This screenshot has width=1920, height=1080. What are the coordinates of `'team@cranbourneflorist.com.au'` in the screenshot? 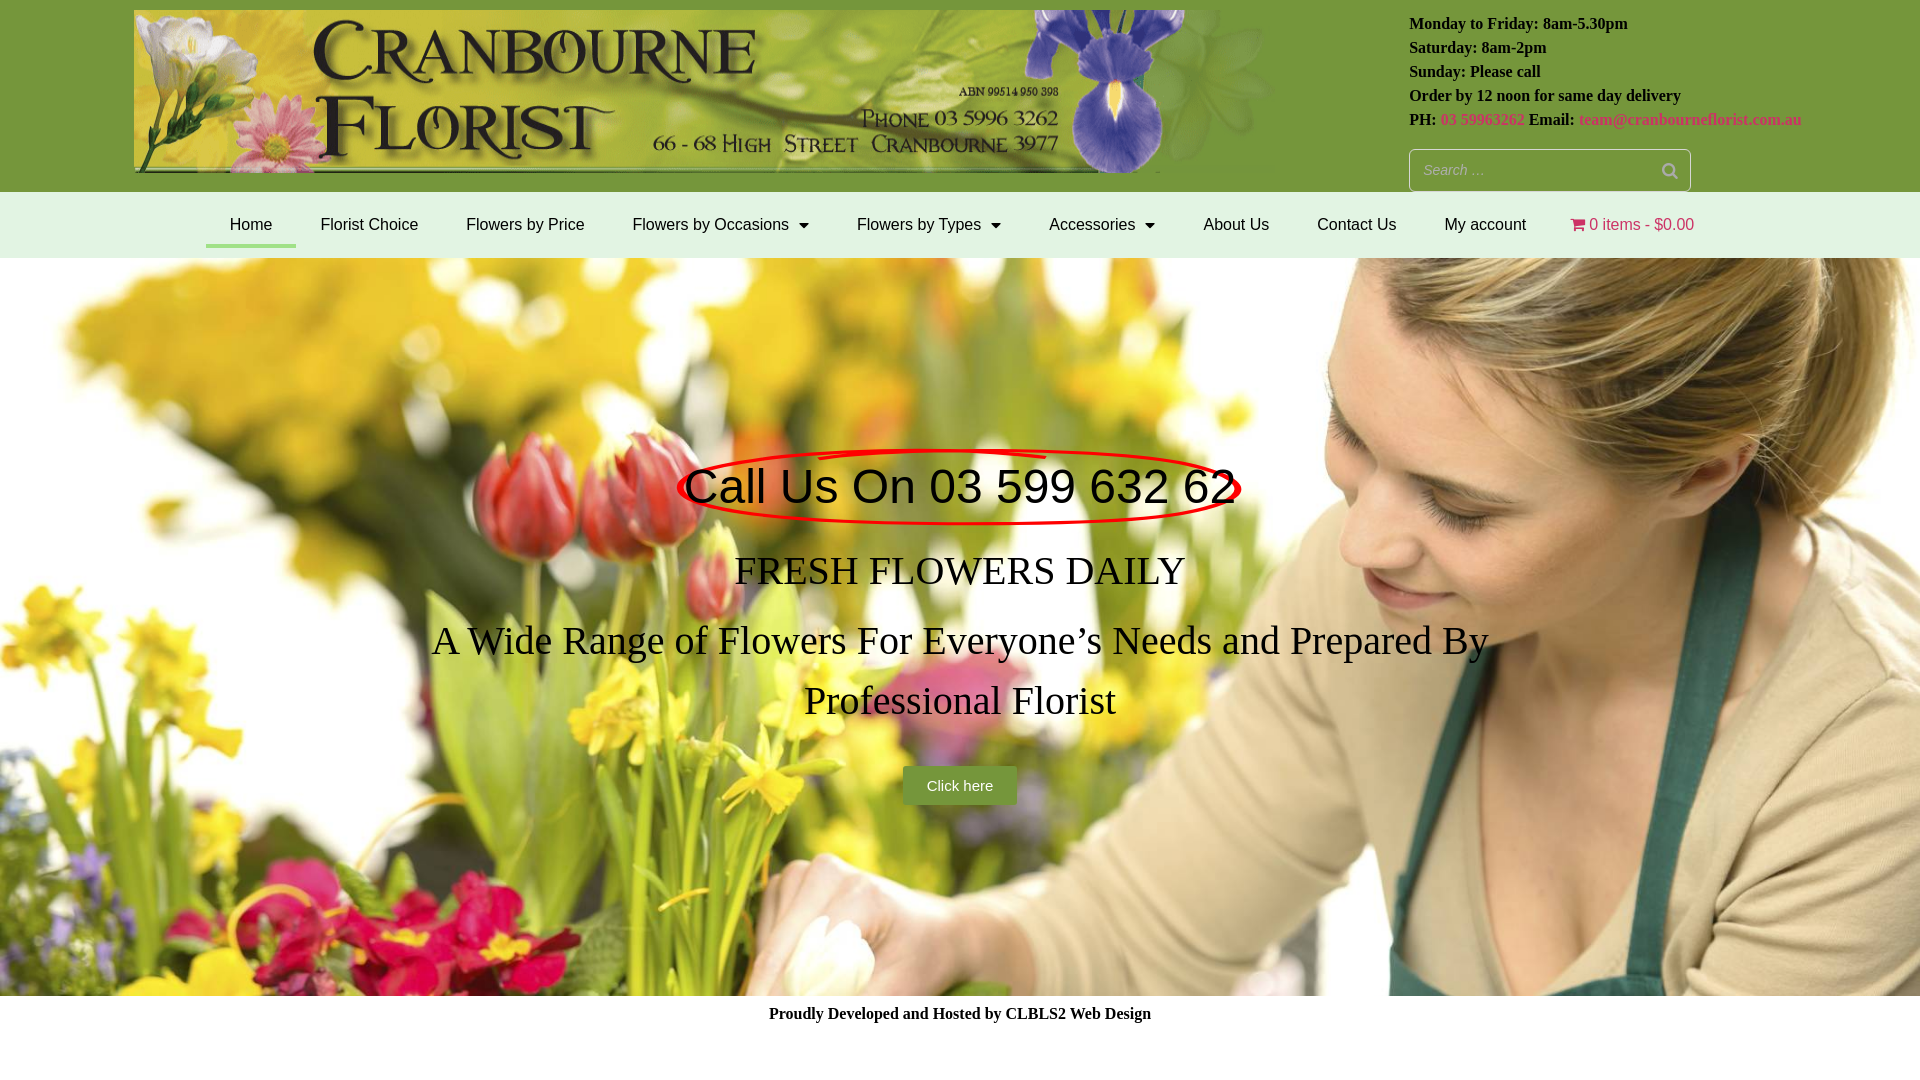 It's located at (1689, 119).